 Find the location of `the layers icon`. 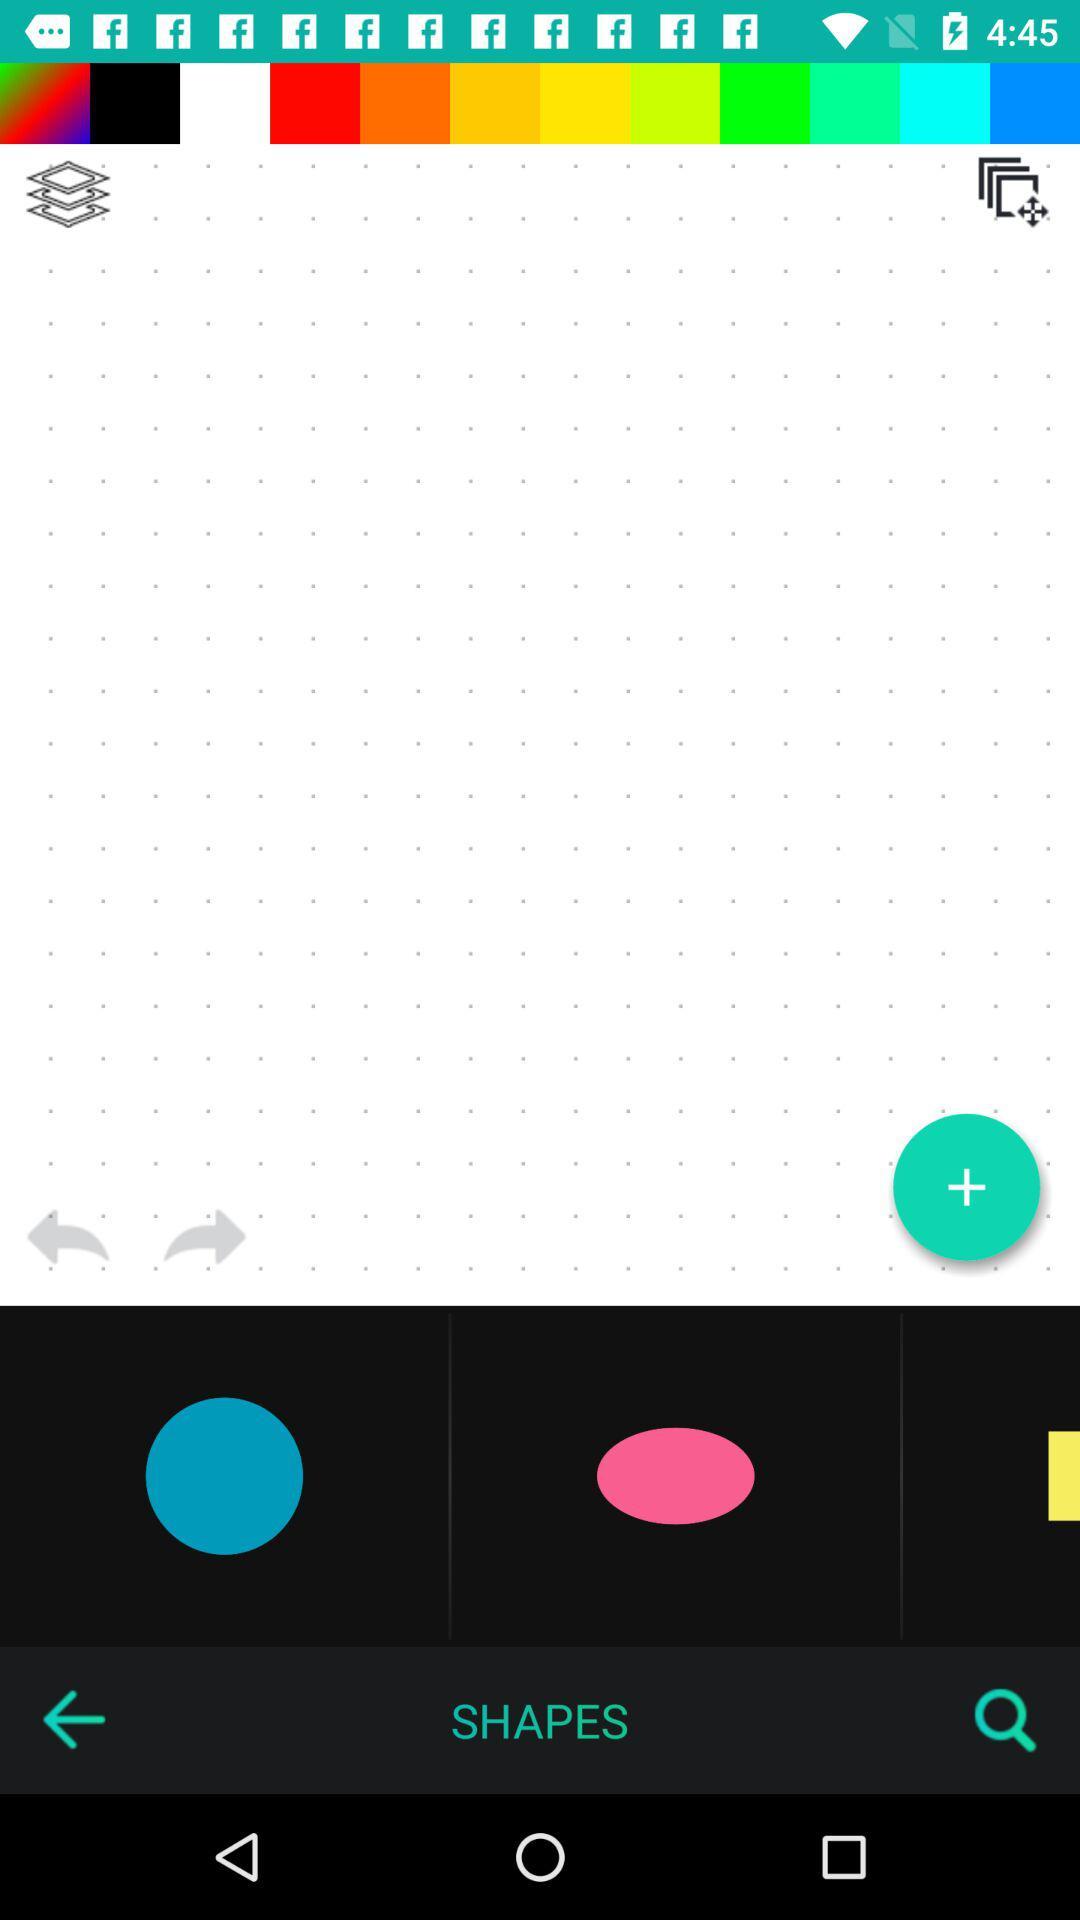

the layers icon is located at coordinates (67, 194).